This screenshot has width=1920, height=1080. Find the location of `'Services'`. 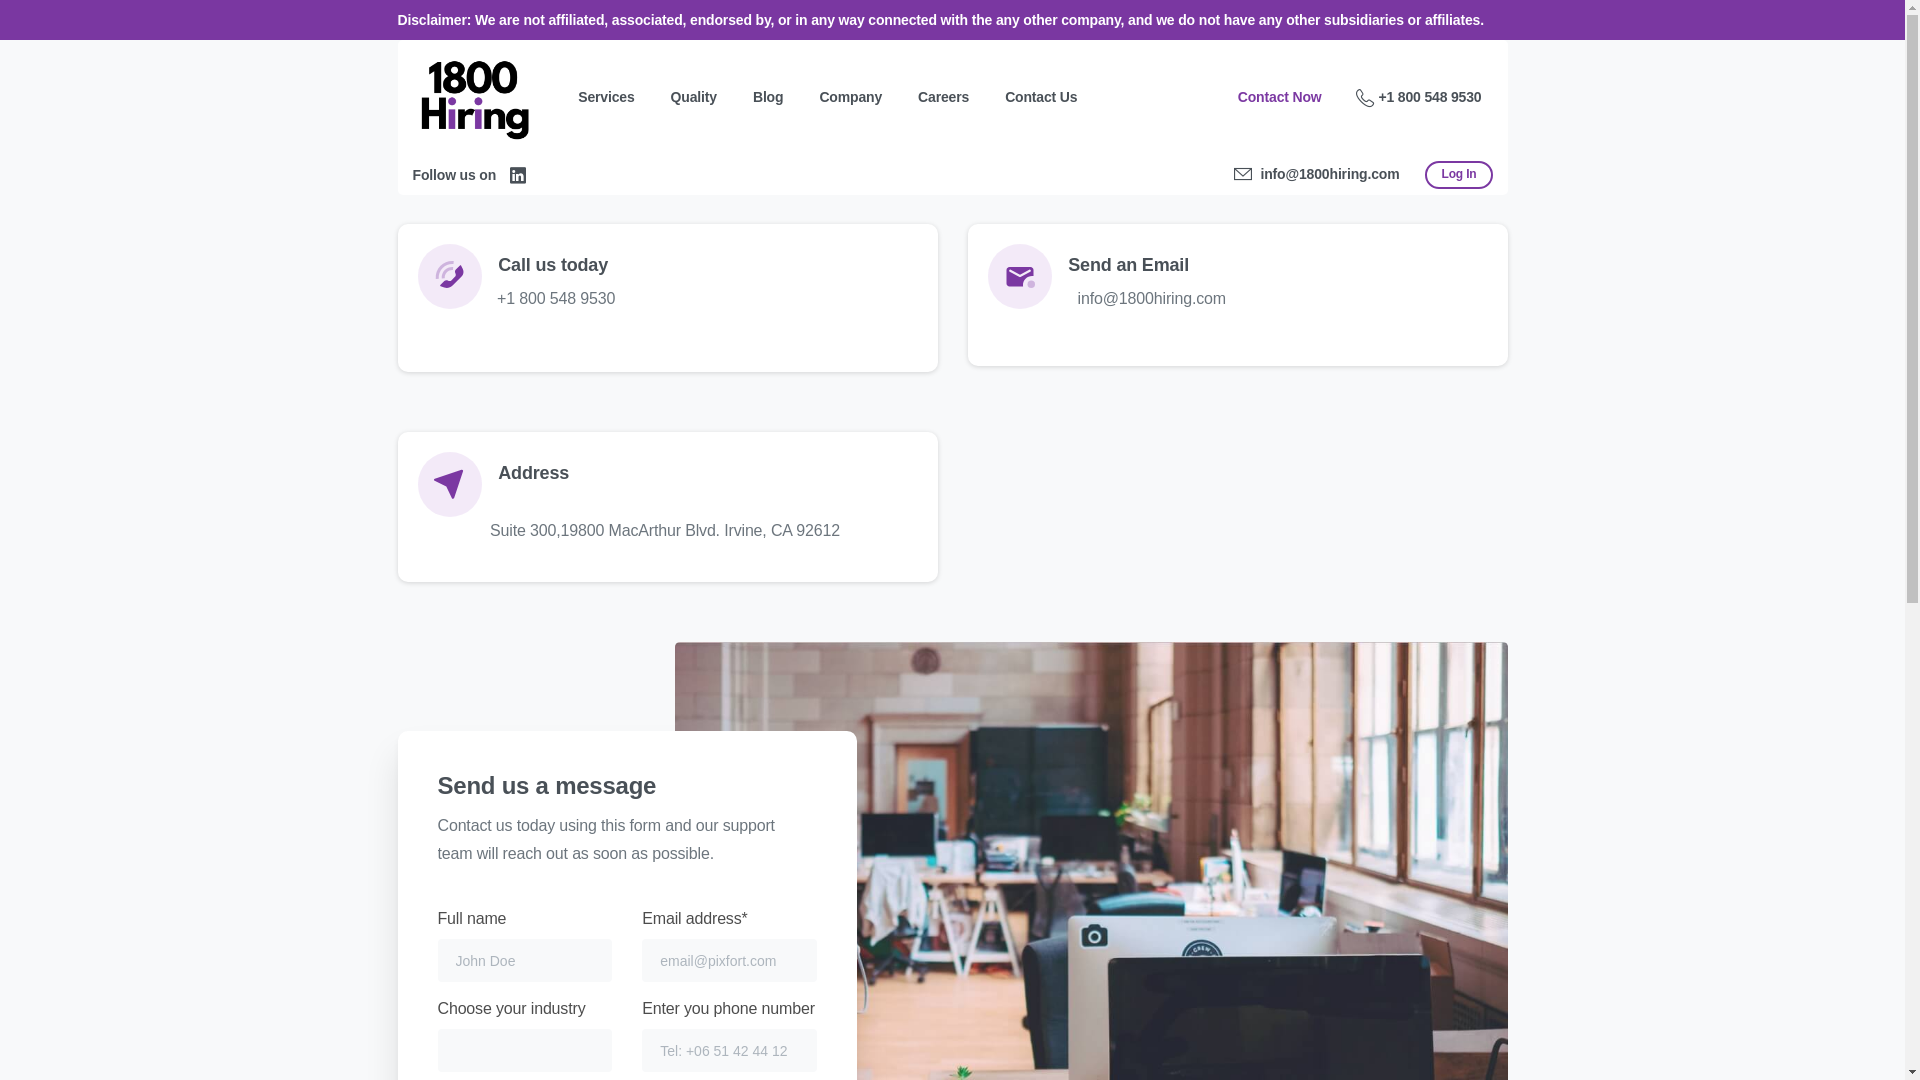

'Services' is located at coordinates (604, 97).